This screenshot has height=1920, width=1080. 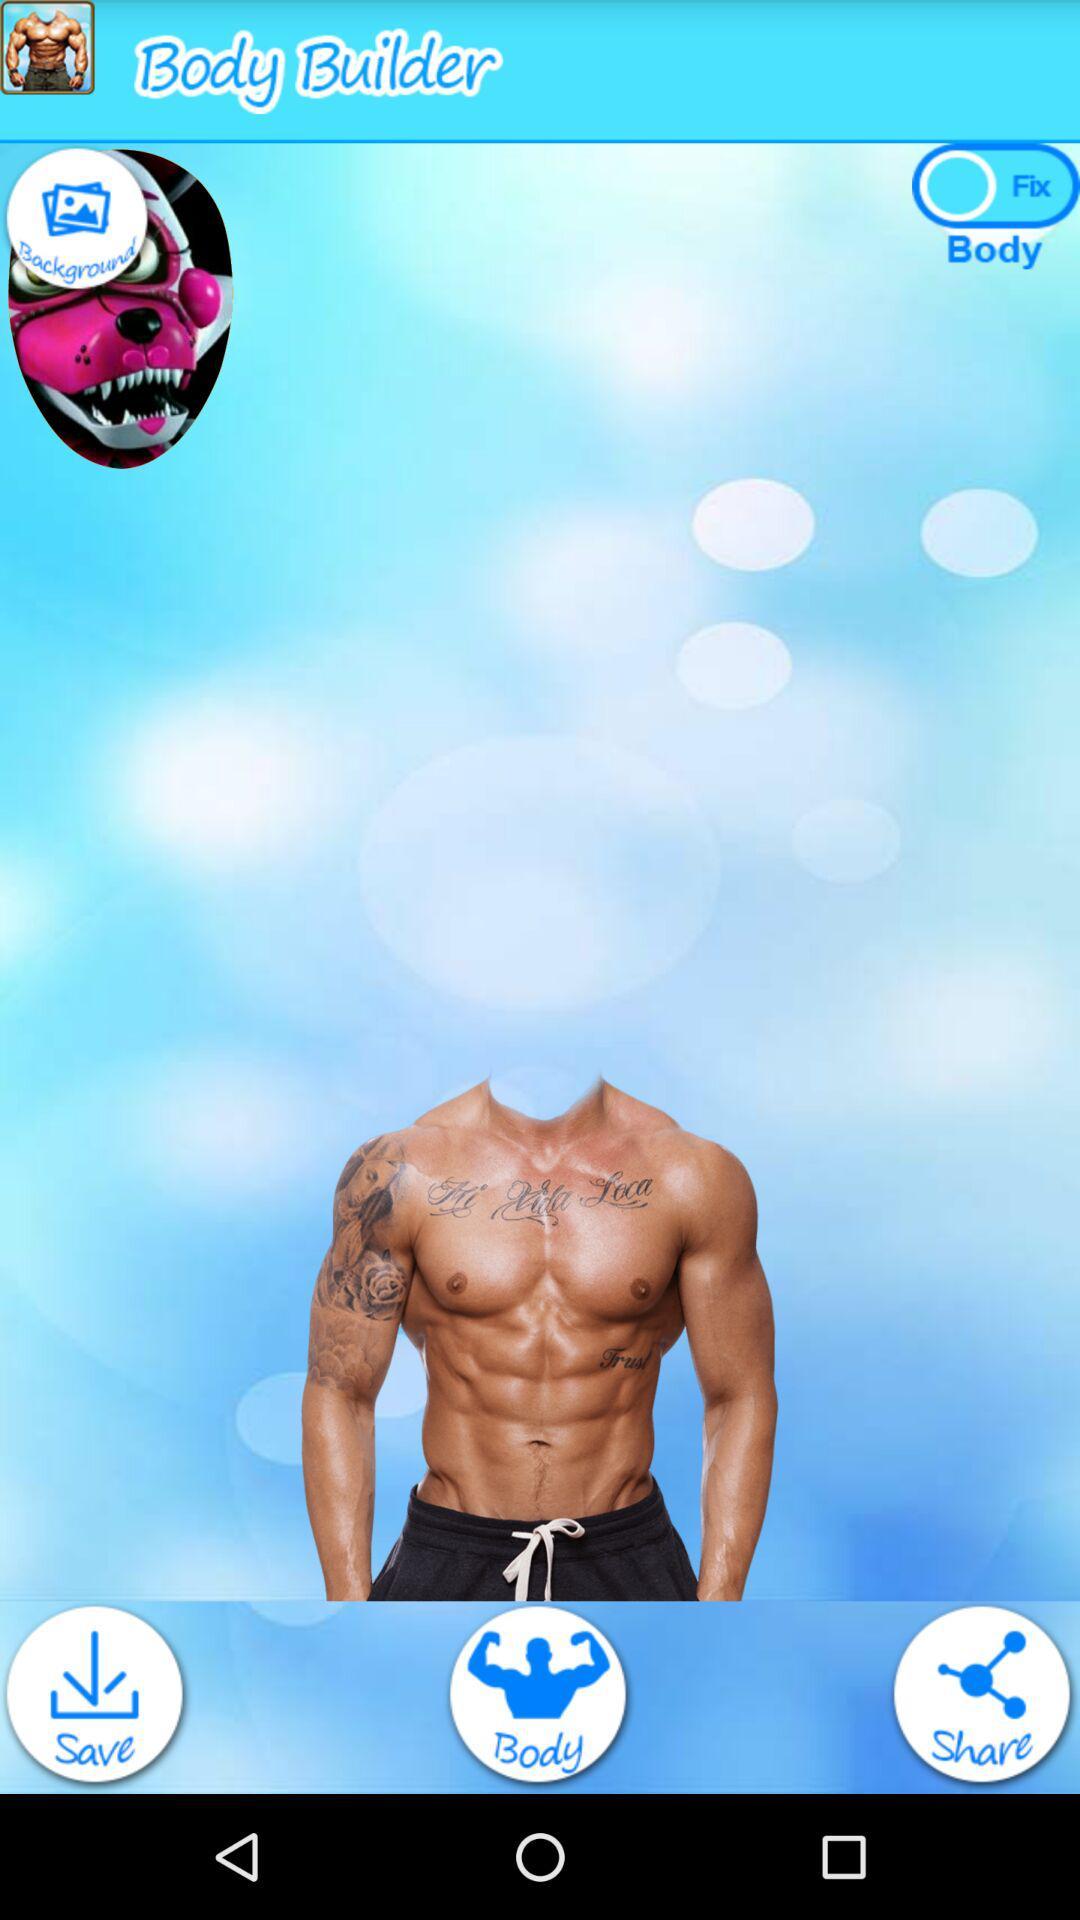 I want to click on the wallpaper icon, so click(x=77, y=237).